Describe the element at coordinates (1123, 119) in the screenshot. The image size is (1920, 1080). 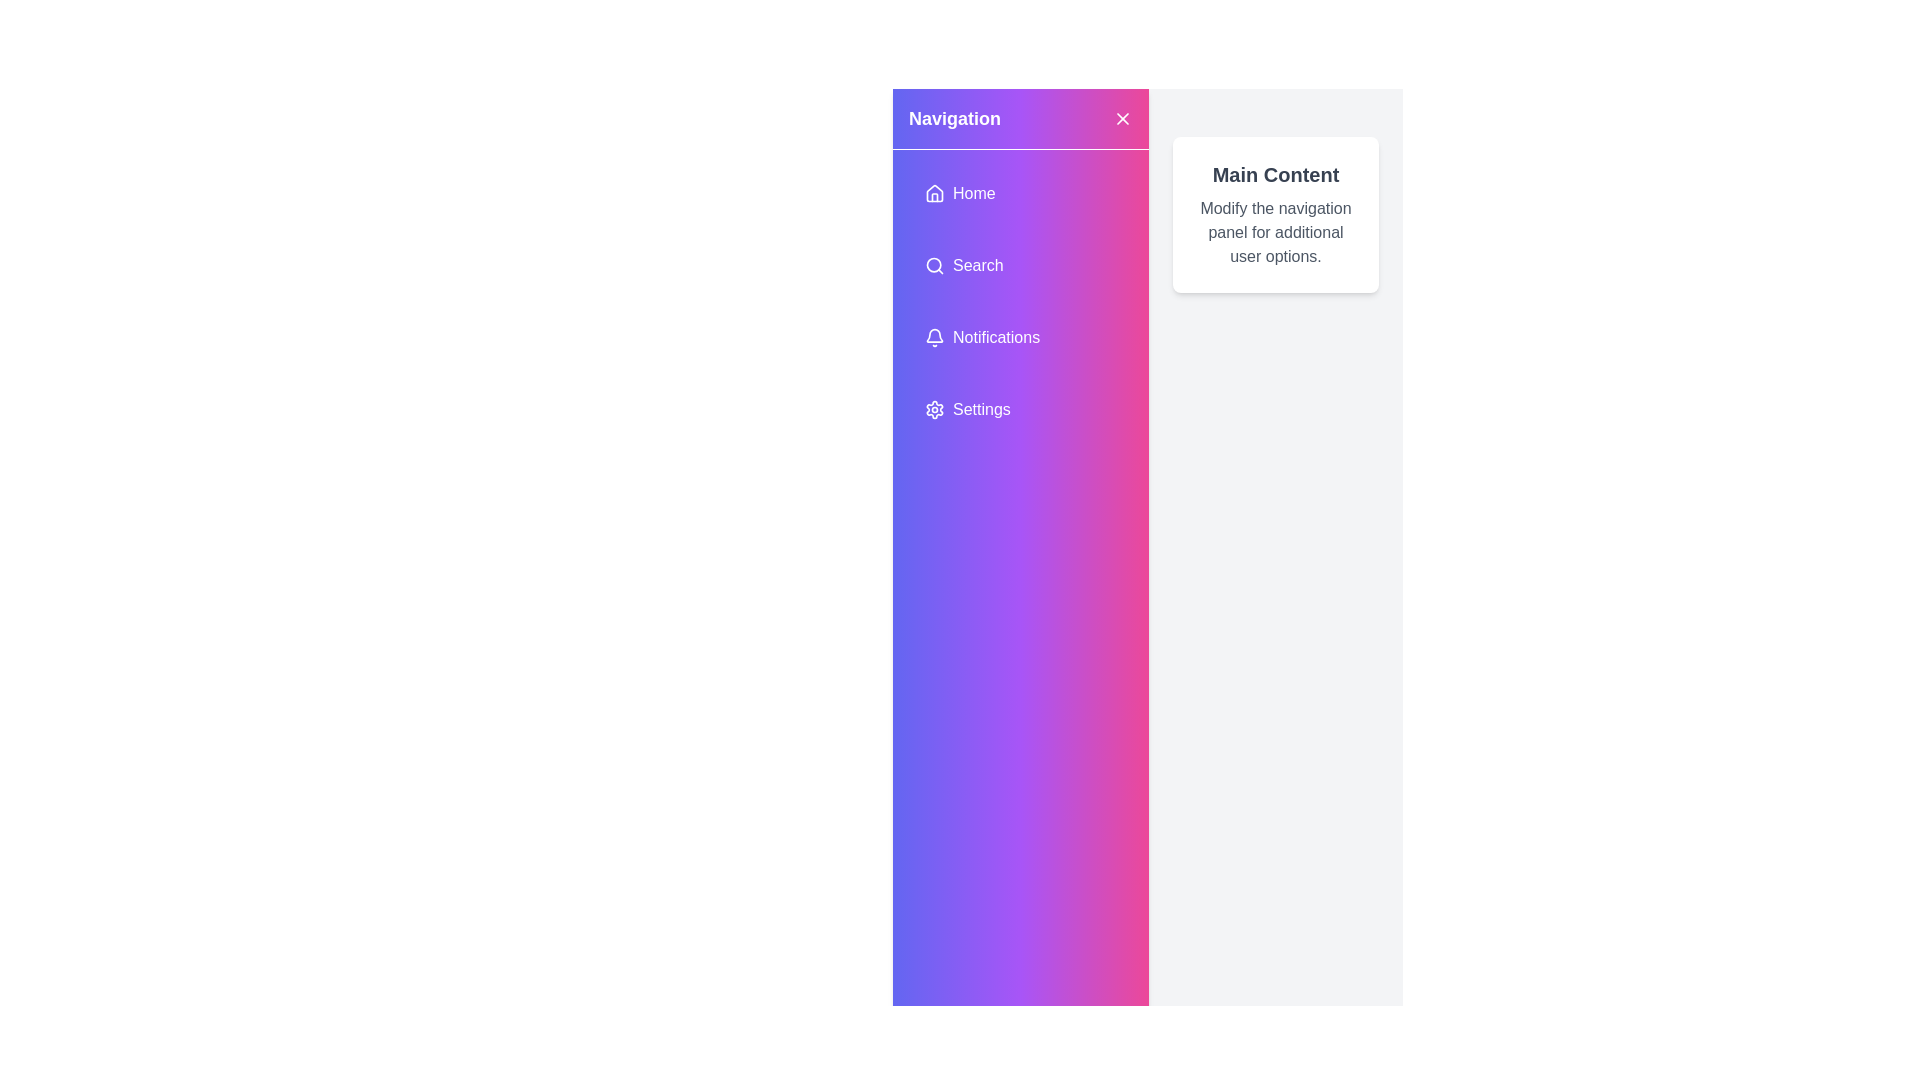
I see `the close or dismiss symbol icon located` at that location.